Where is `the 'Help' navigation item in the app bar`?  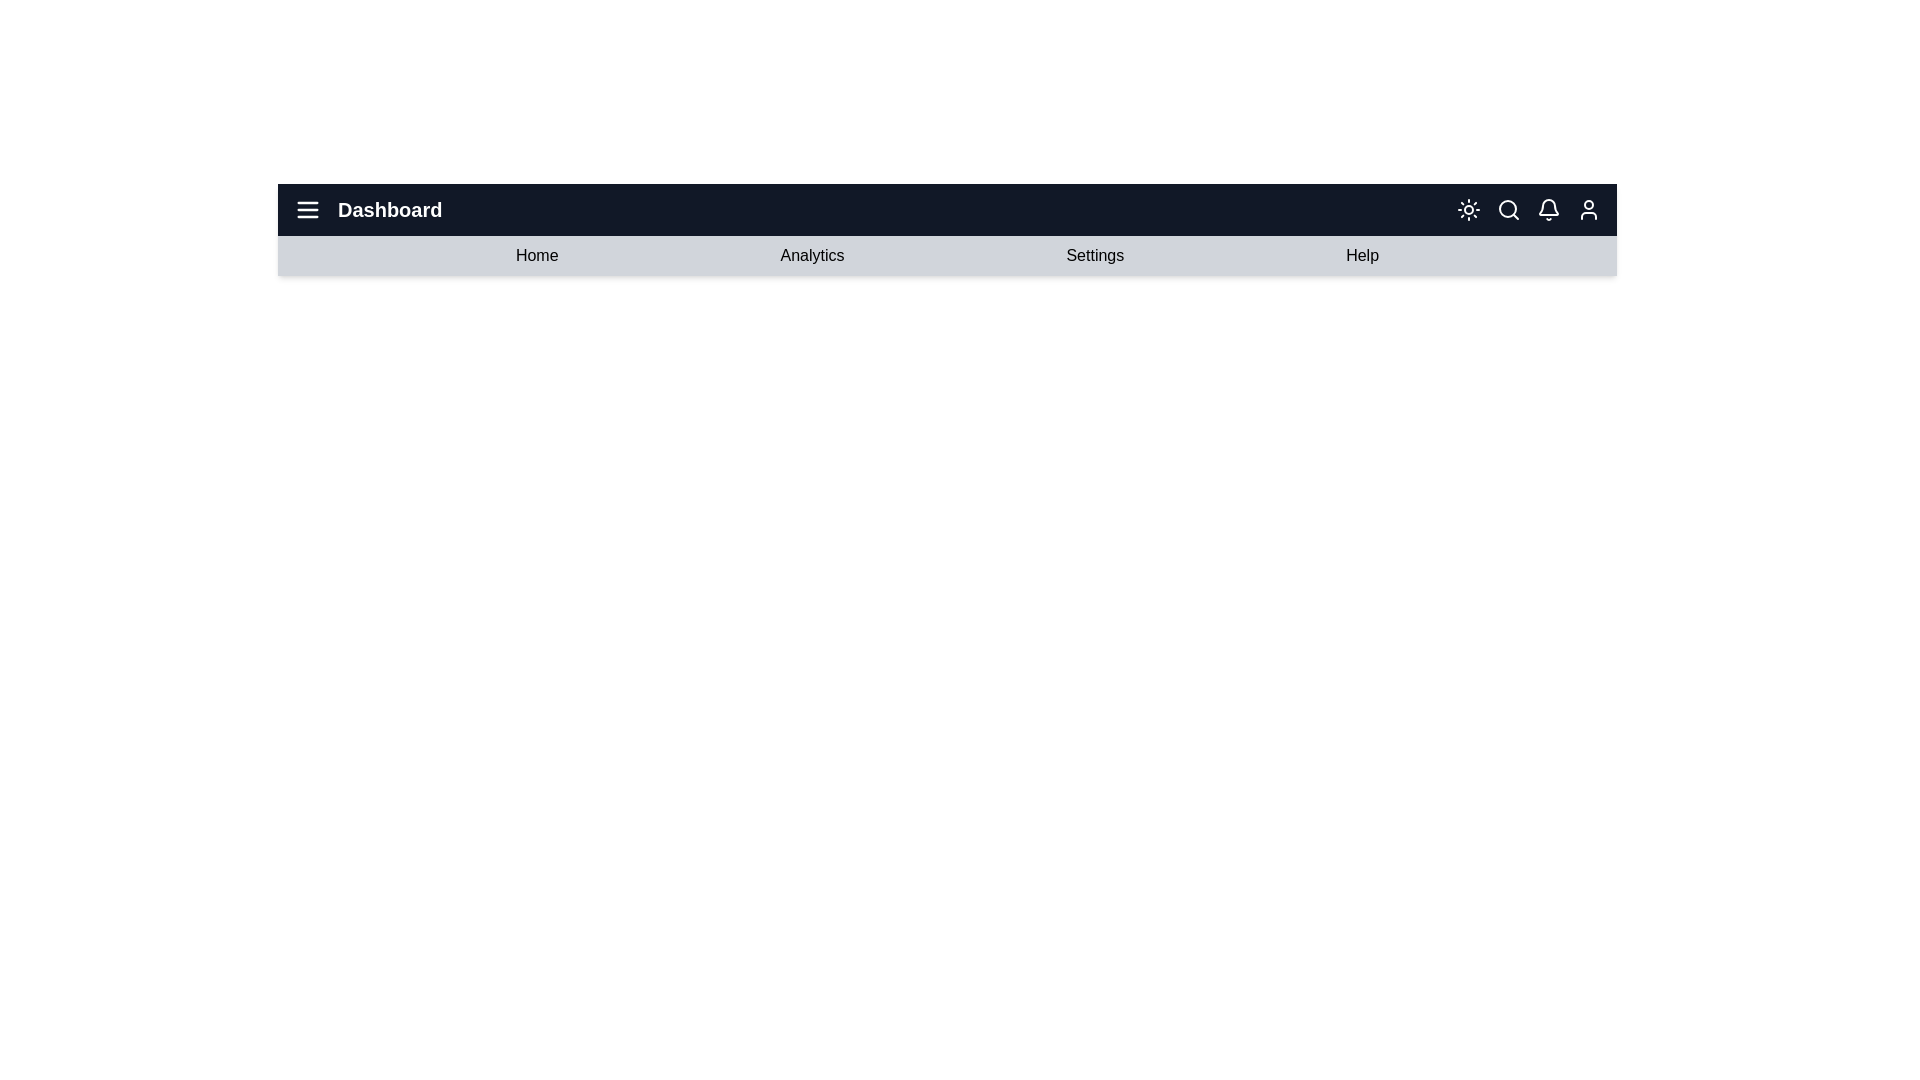
the 'Help' navigation item in the app bar is located at coordinates (1361, 254).